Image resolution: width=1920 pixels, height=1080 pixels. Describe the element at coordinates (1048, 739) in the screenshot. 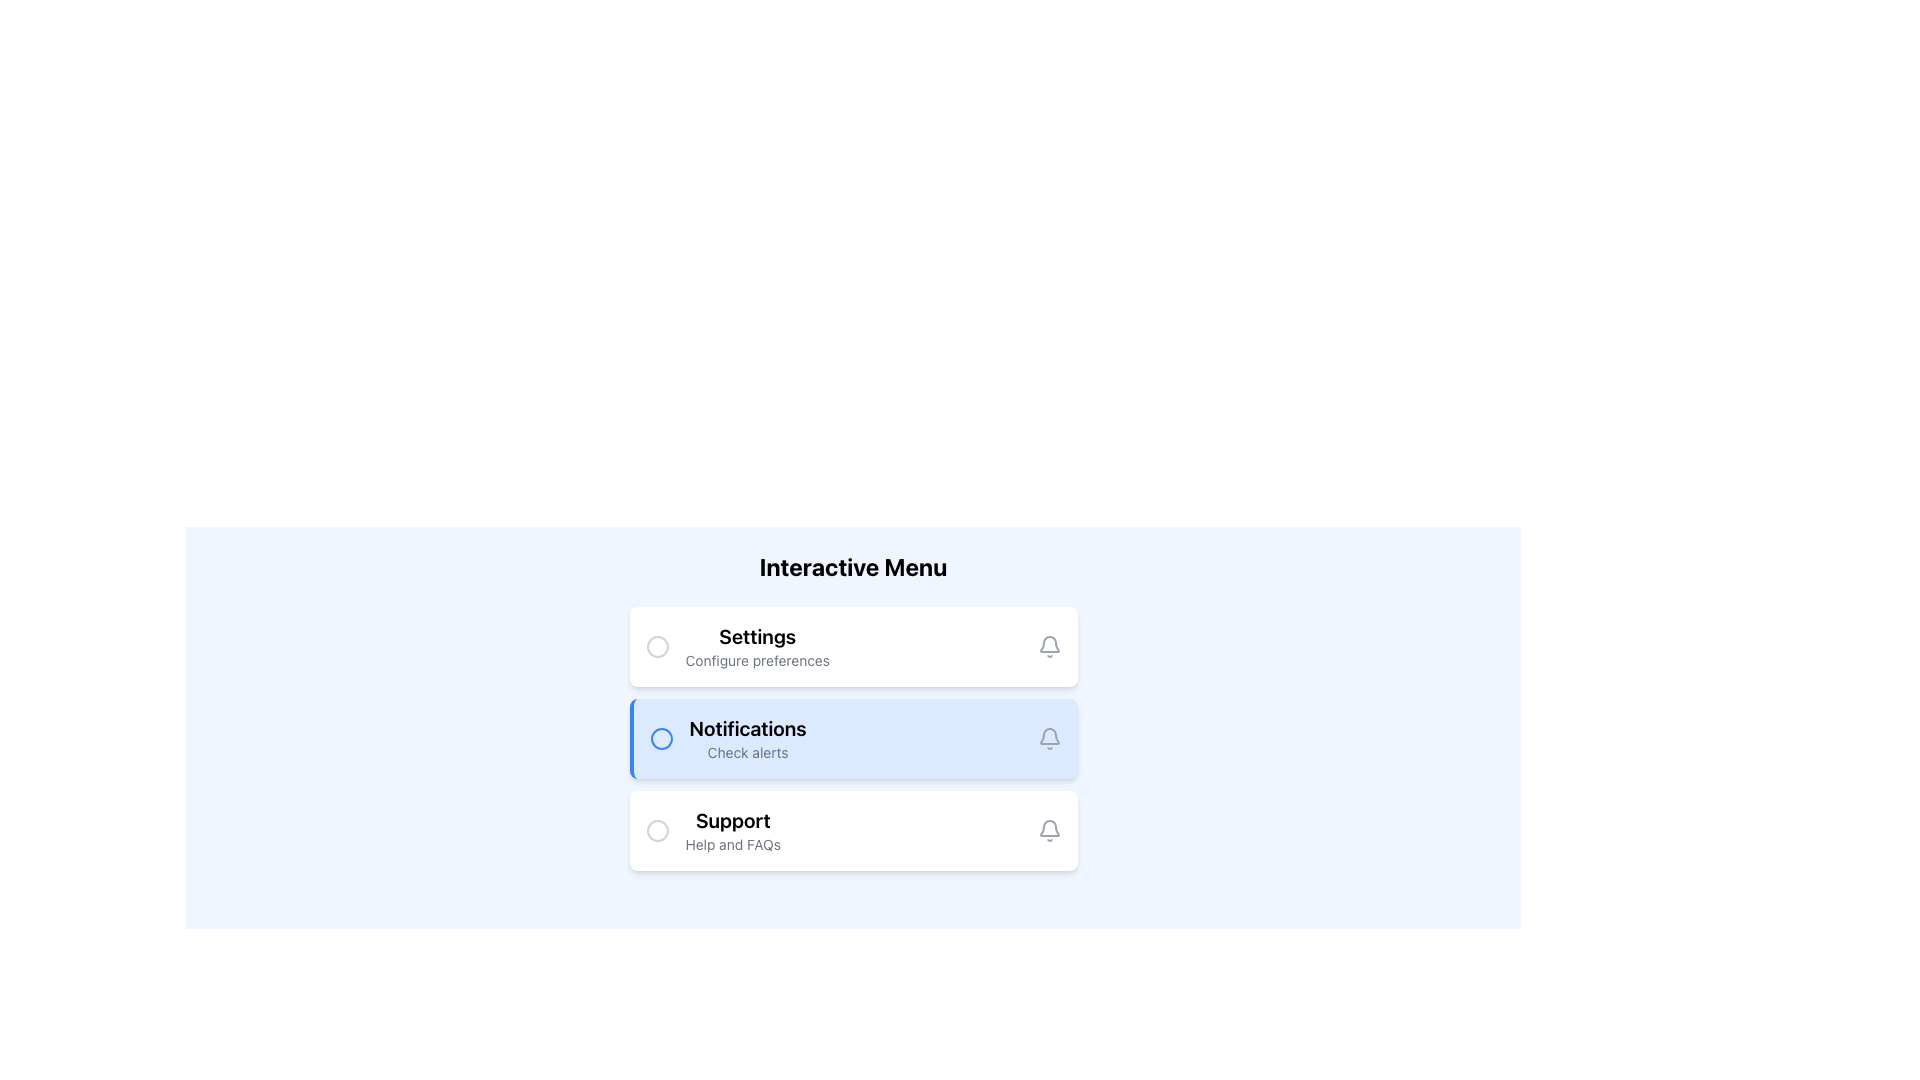

I see `the Notification Icon, which is a bell-shaped icon located next to the text 'Notifications' in the user interface menu` at that location.